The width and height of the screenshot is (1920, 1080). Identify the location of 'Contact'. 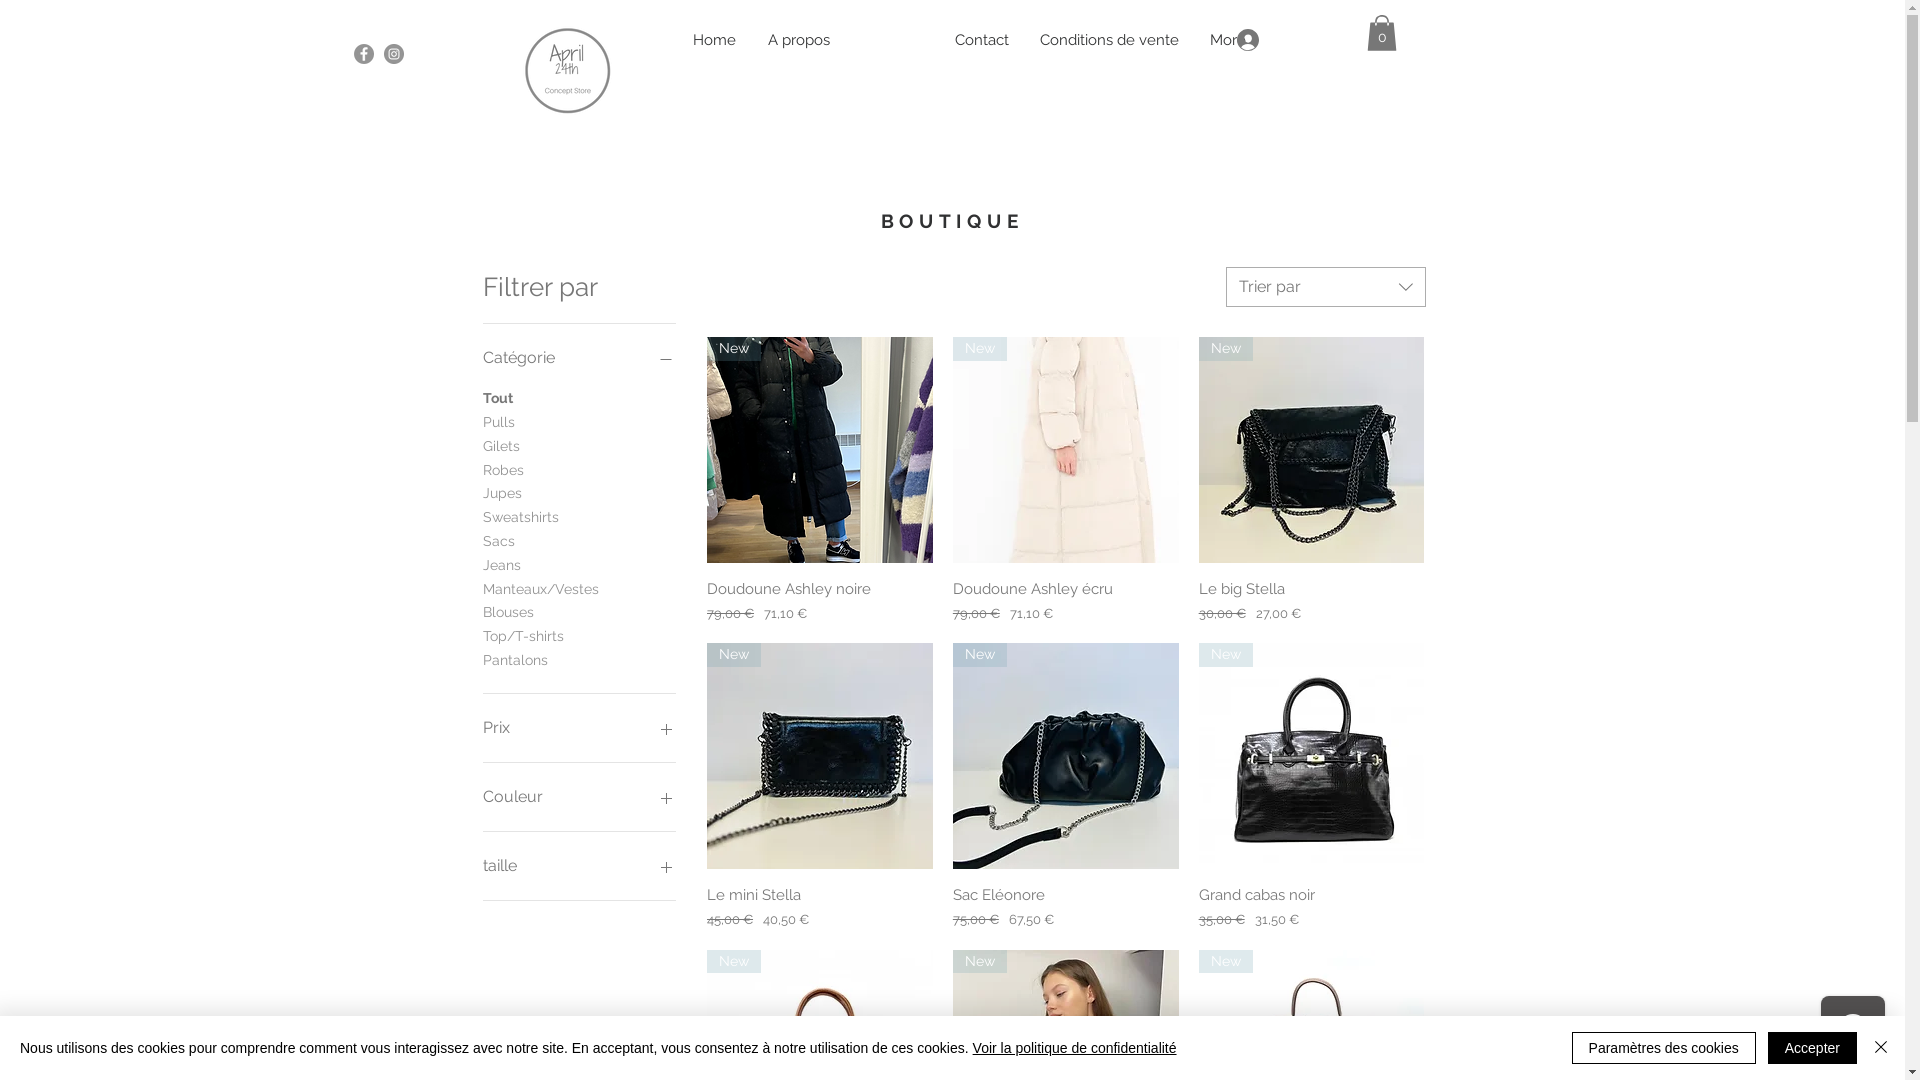
(982, 39).